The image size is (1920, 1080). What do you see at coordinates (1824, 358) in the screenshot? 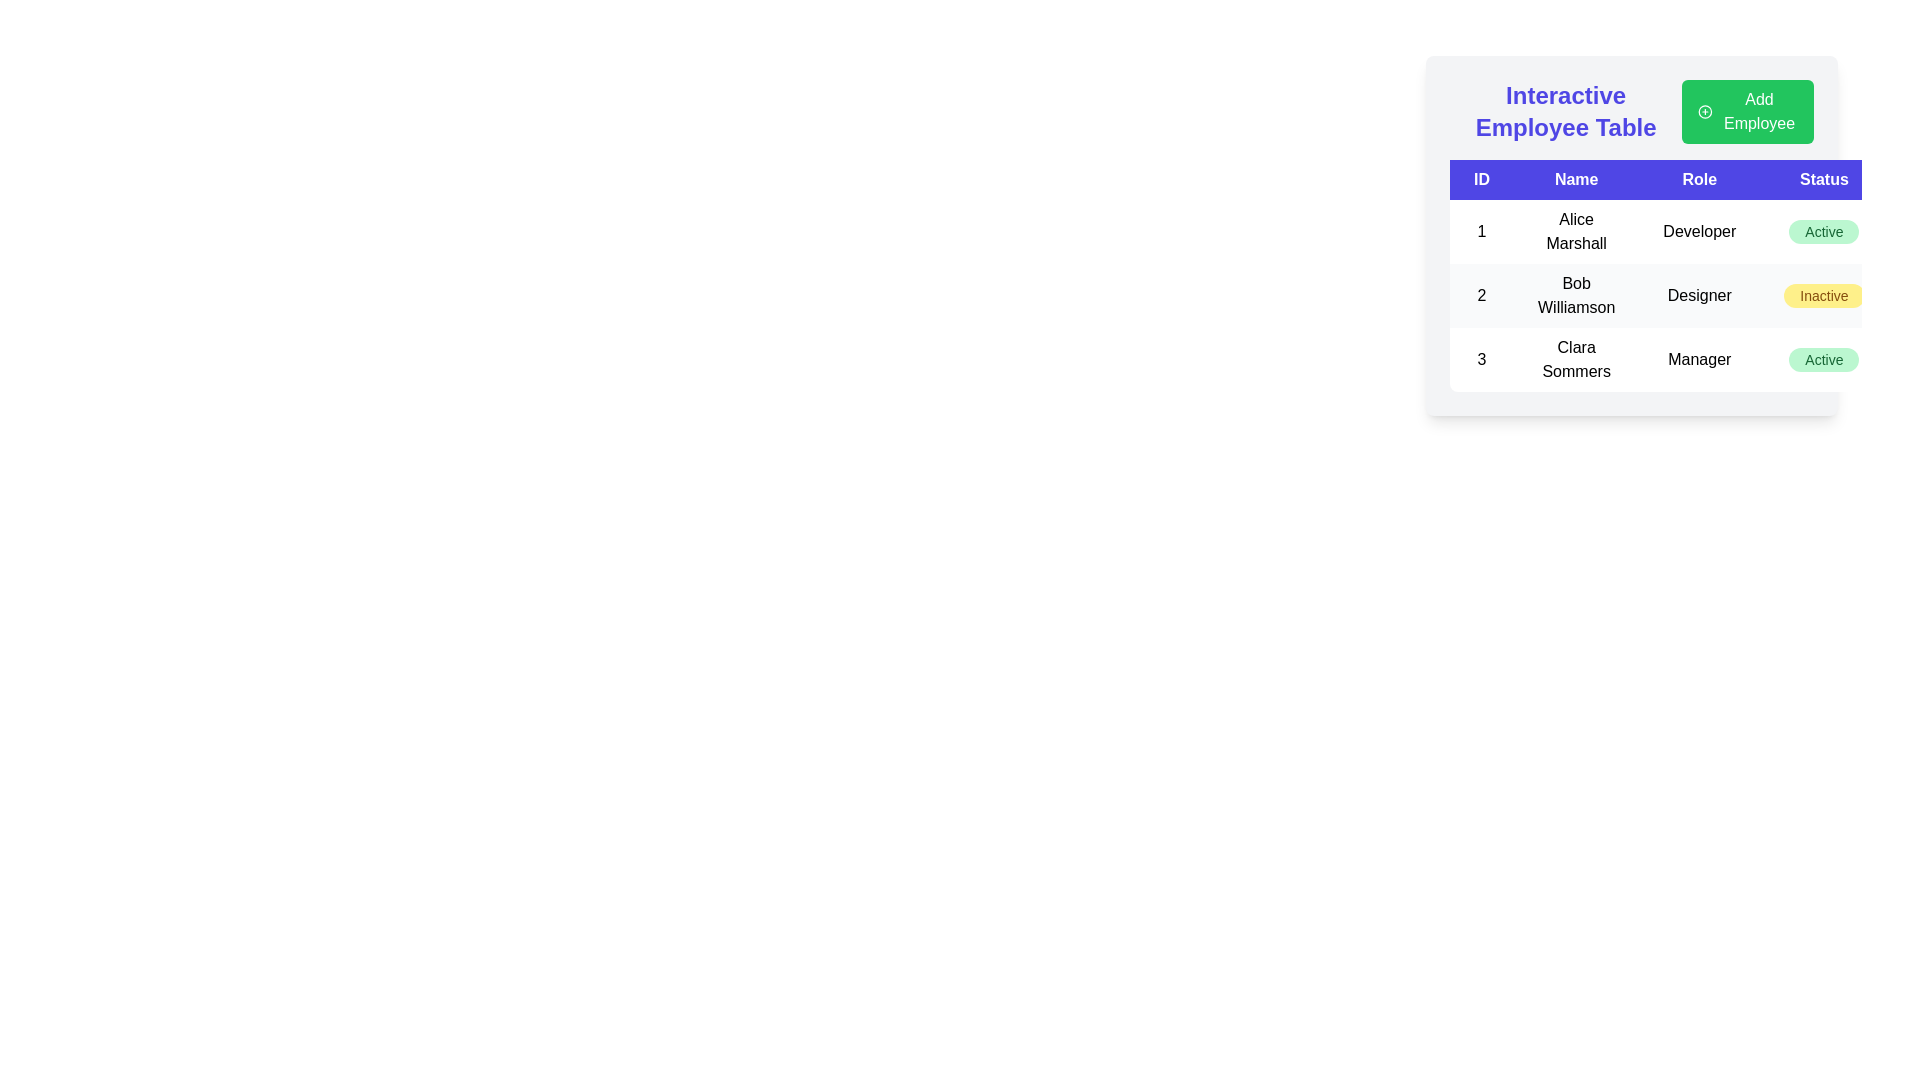
I see `the 'Active' text label with a light-green background in the Status column of the third row` at bounding box center [1824, 358].